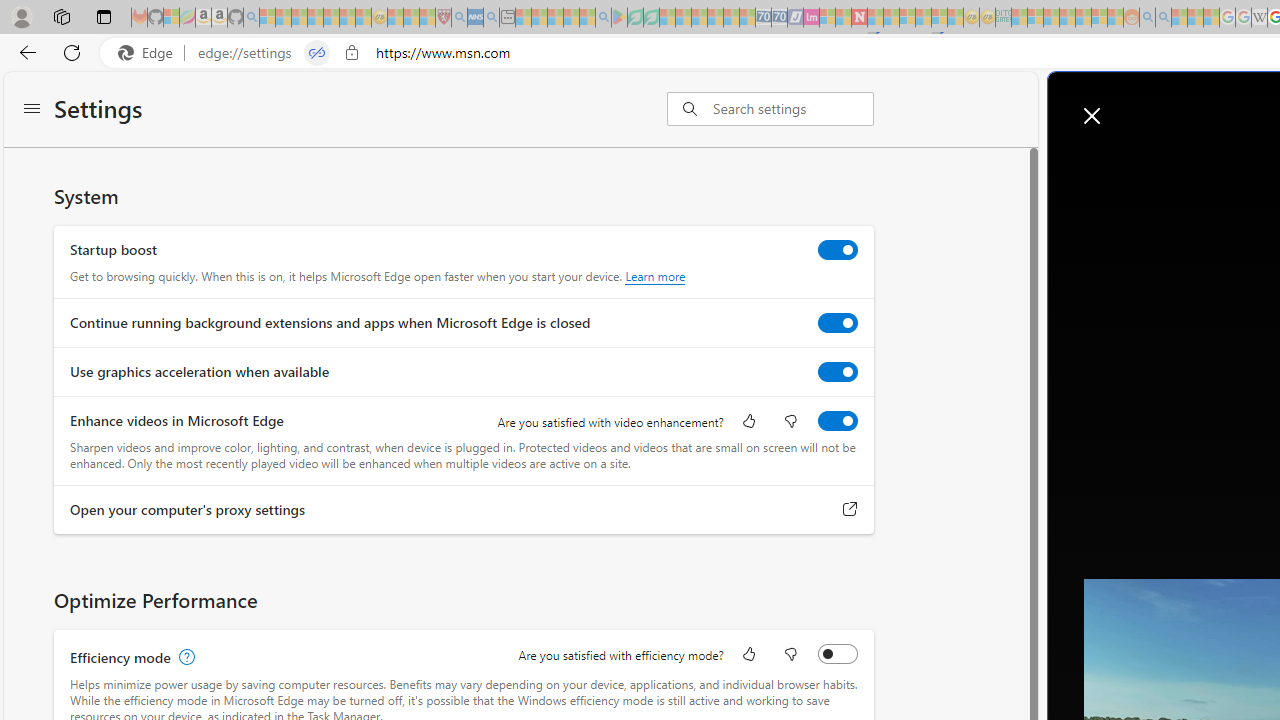  Describe the element at coordinates (791, 109) in the screenshot. I see `'Search settings'` at that location.